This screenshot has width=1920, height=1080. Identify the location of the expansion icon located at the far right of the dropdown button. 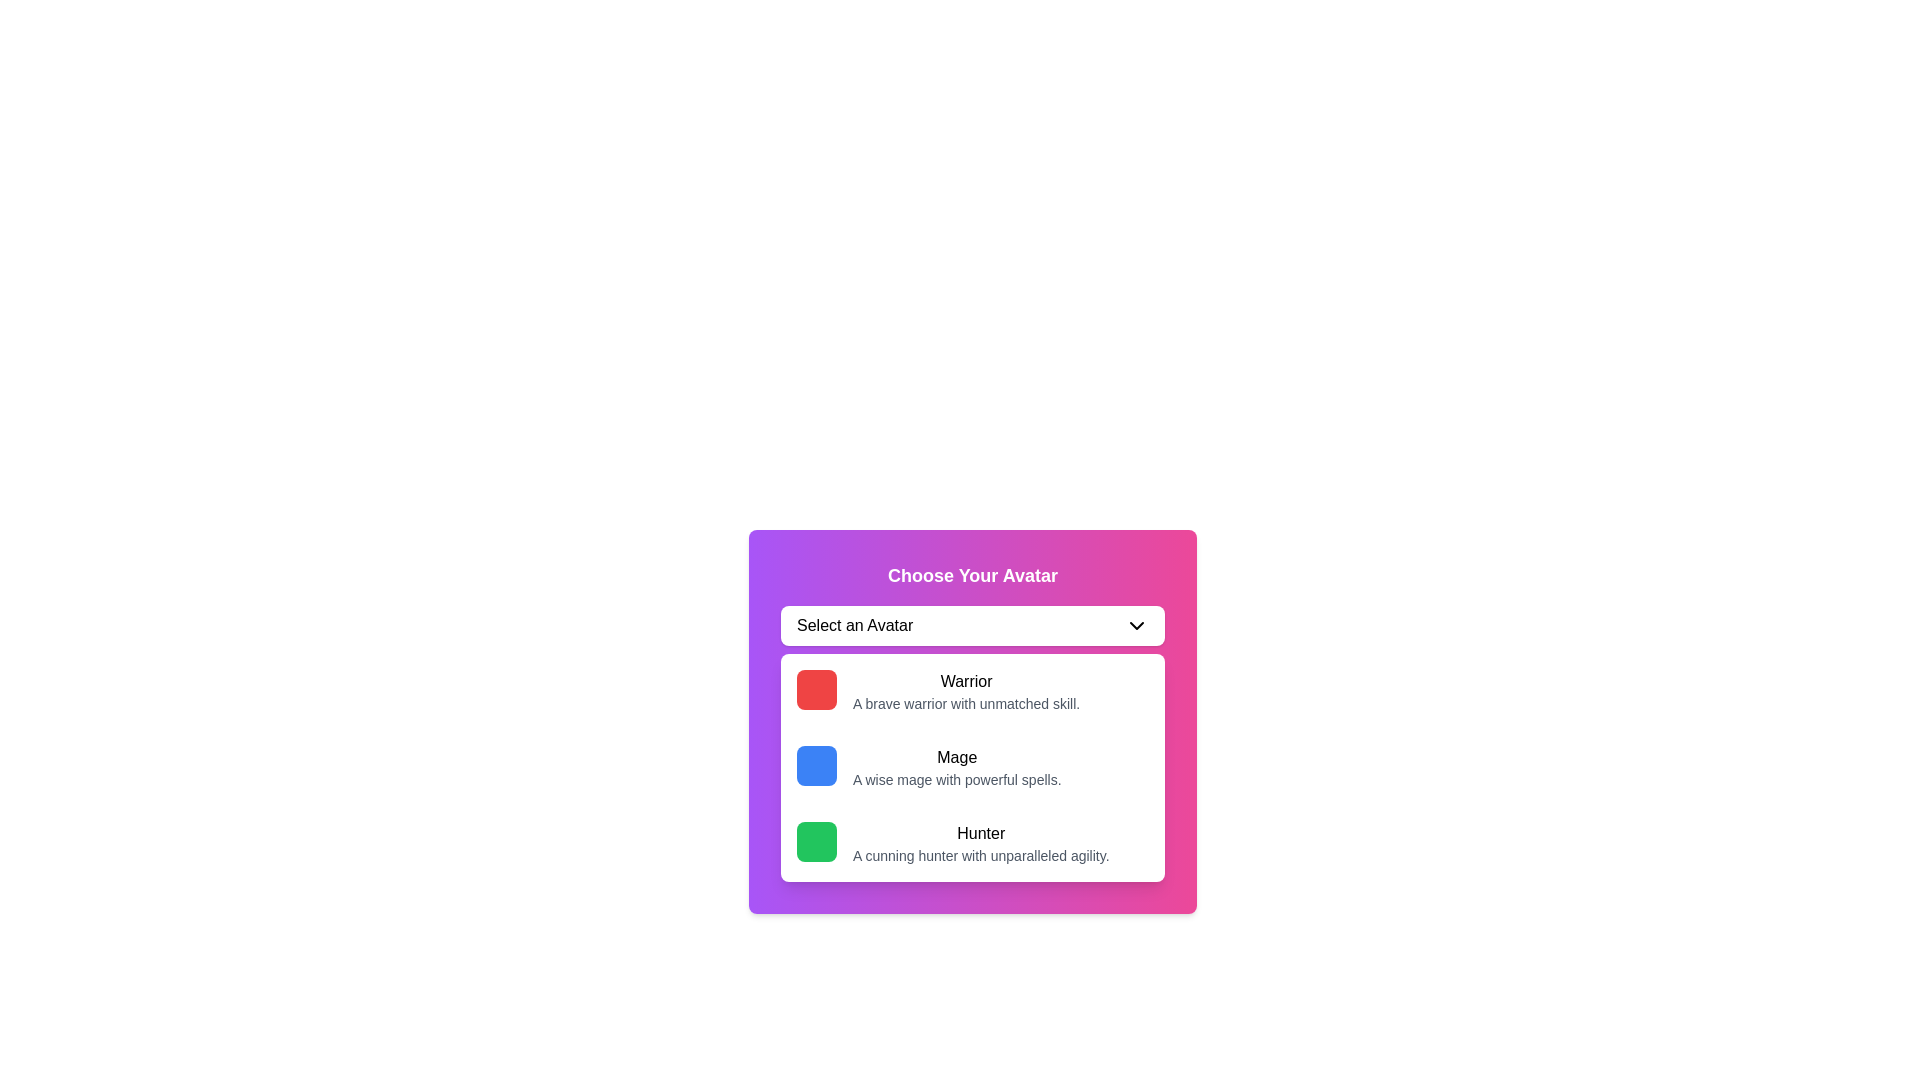
(1137, 624).